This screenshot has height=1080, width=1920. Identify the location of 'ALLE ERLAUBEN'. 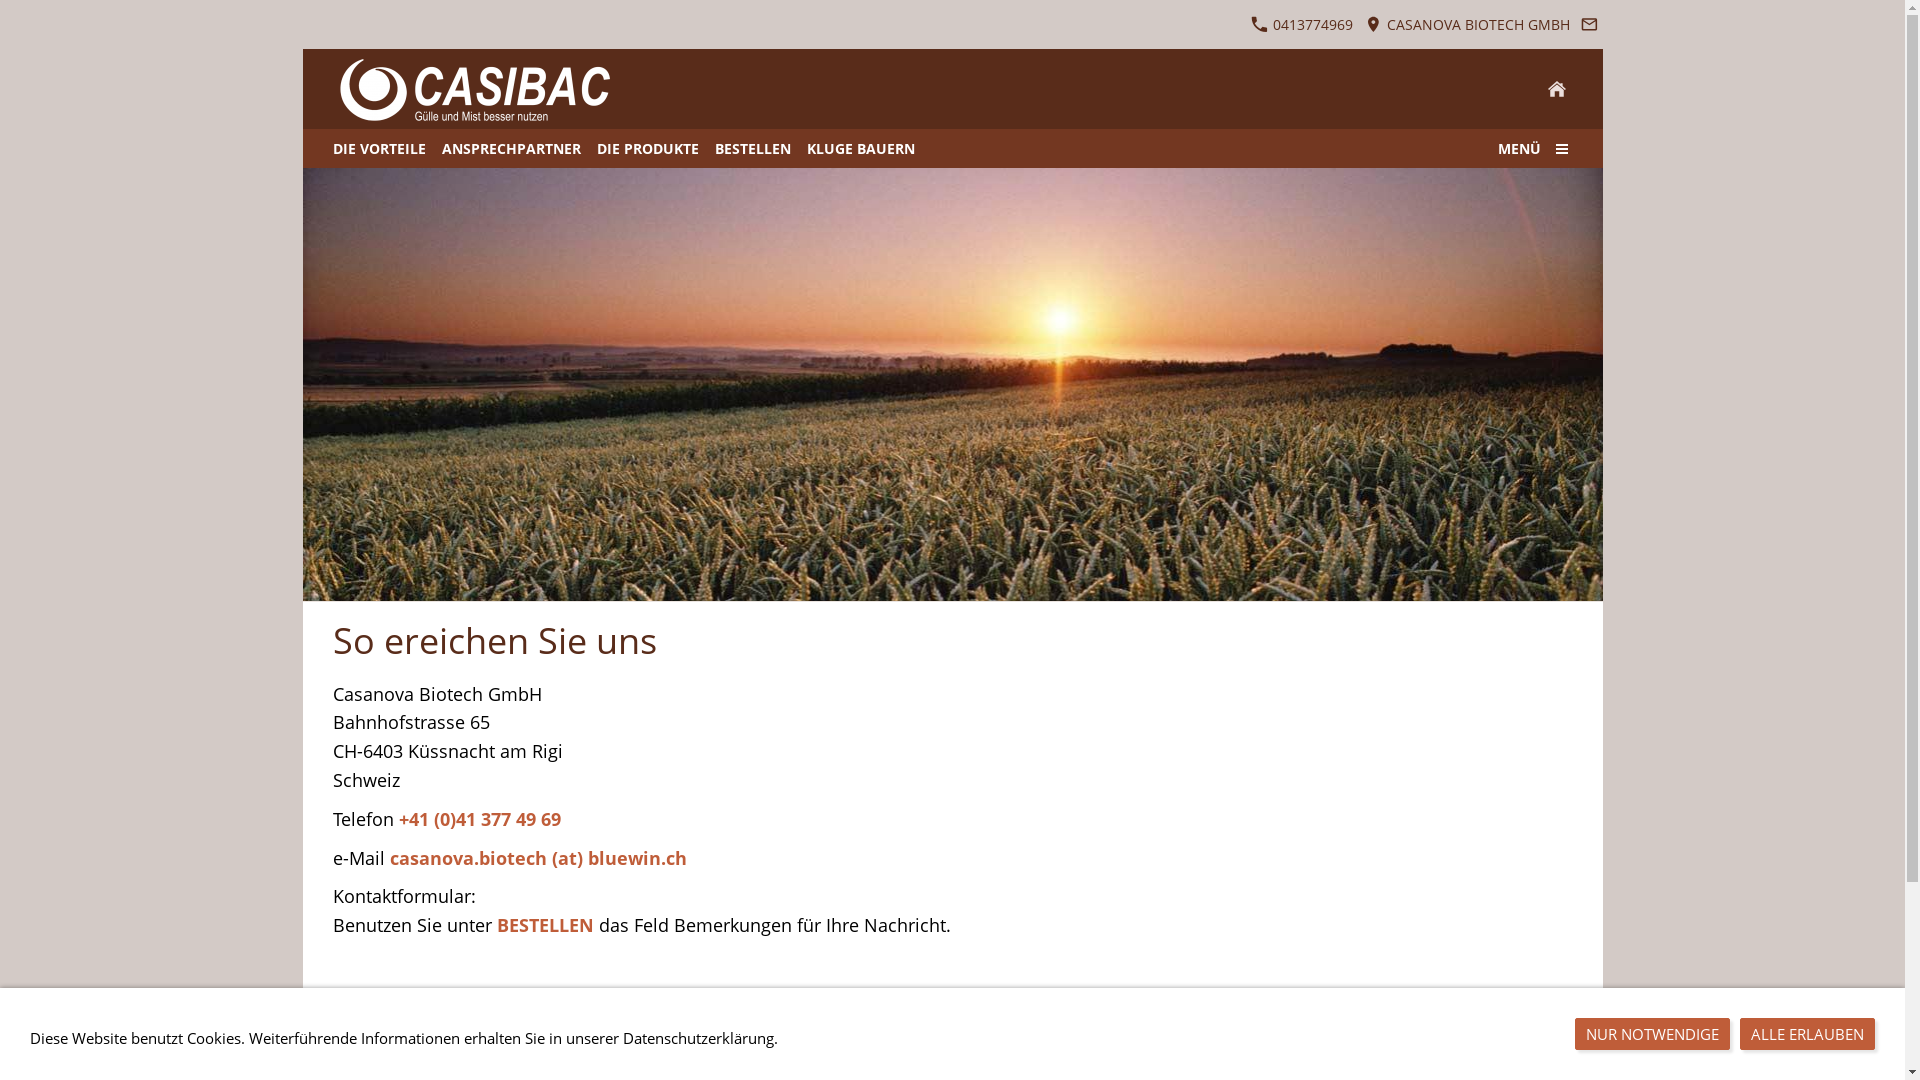
(1807, 1033).